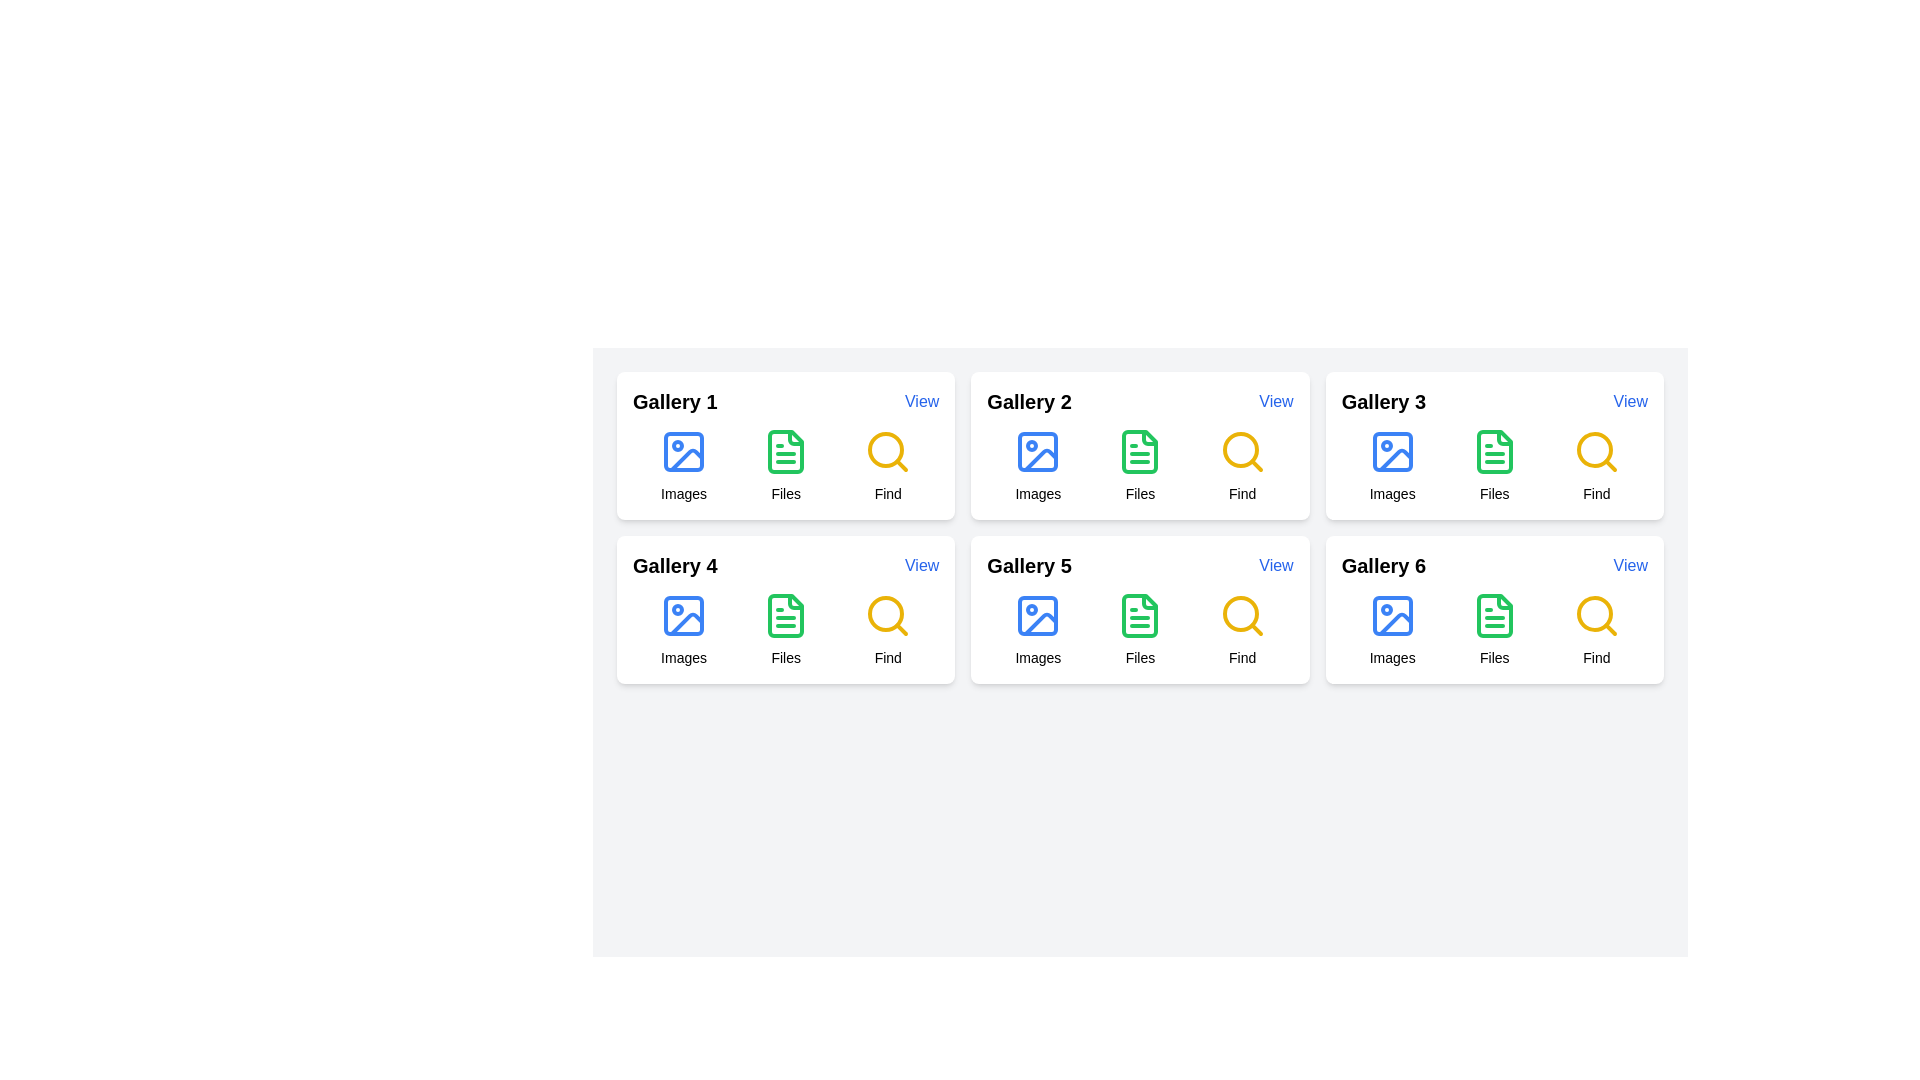 The image size is (1920, 1080). Describe the element at coordinates (1595, 615) in the screenshot. I see `the 'Find' icon located in the sixth gallery box of the grid layout to initiate the search function` at that location.